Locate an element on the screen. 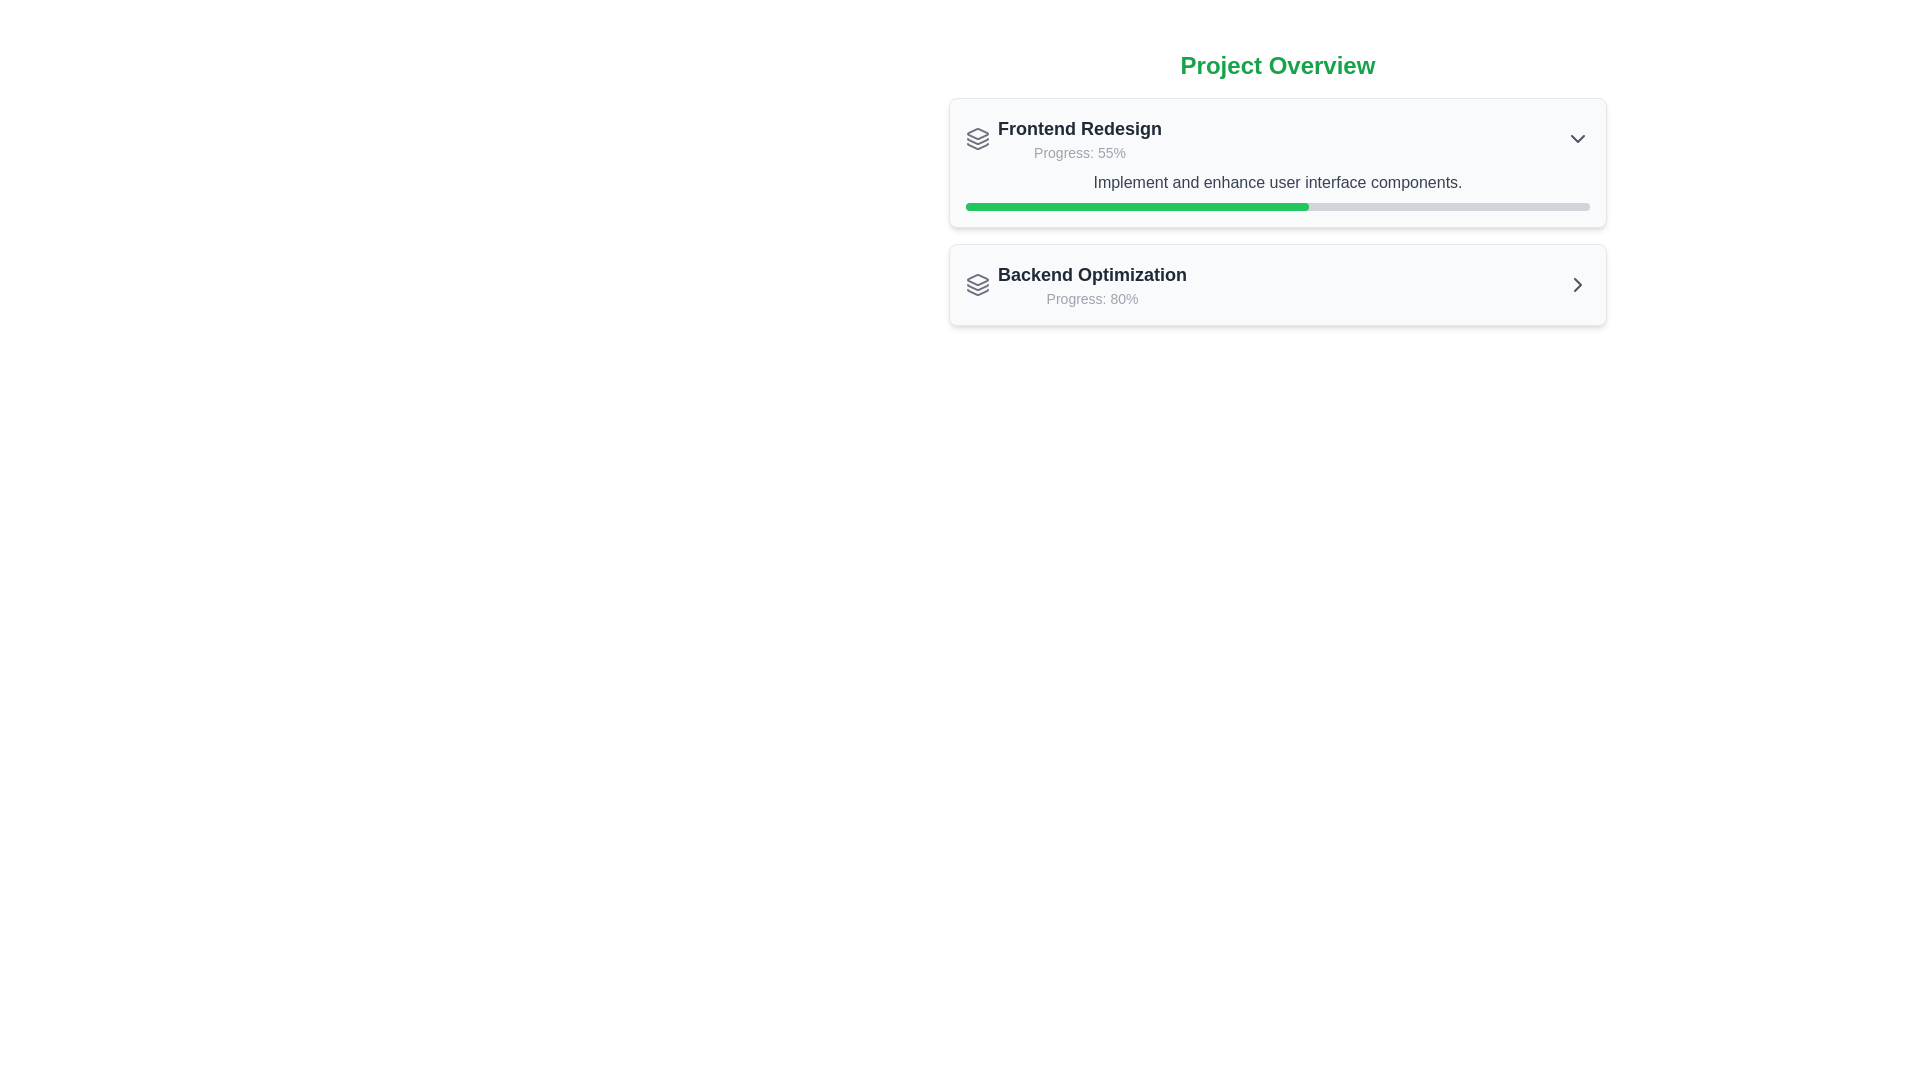 This screenshot has width=1920, height=1080. the right-pointing arrow icon located on the card labeled 'Backend Optimization' in the second row of project progress cards is located at coordinates (1577, 285).